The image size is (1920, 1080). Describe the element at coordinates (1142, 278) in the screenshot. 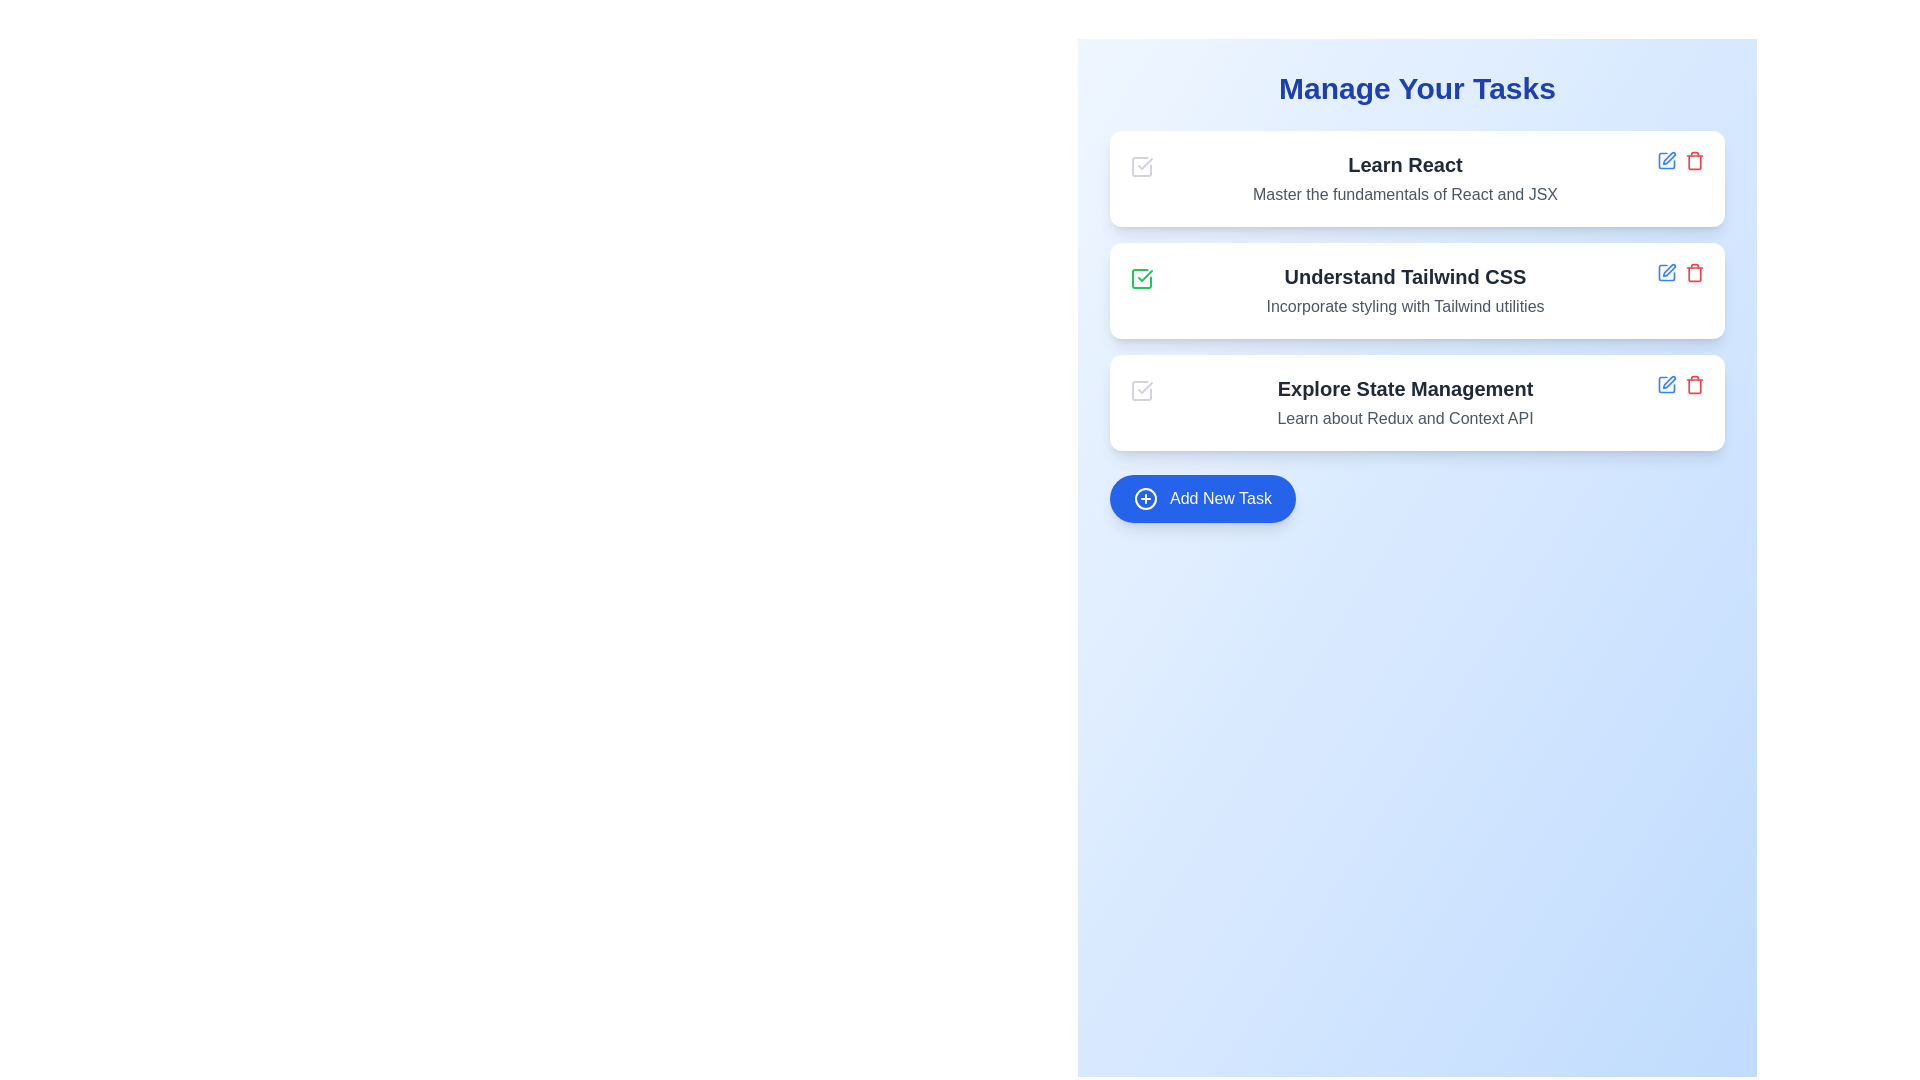

I see `the checkbox graphic indicating the selected state of the task 'Understand Tailwind CSS'` at that location.